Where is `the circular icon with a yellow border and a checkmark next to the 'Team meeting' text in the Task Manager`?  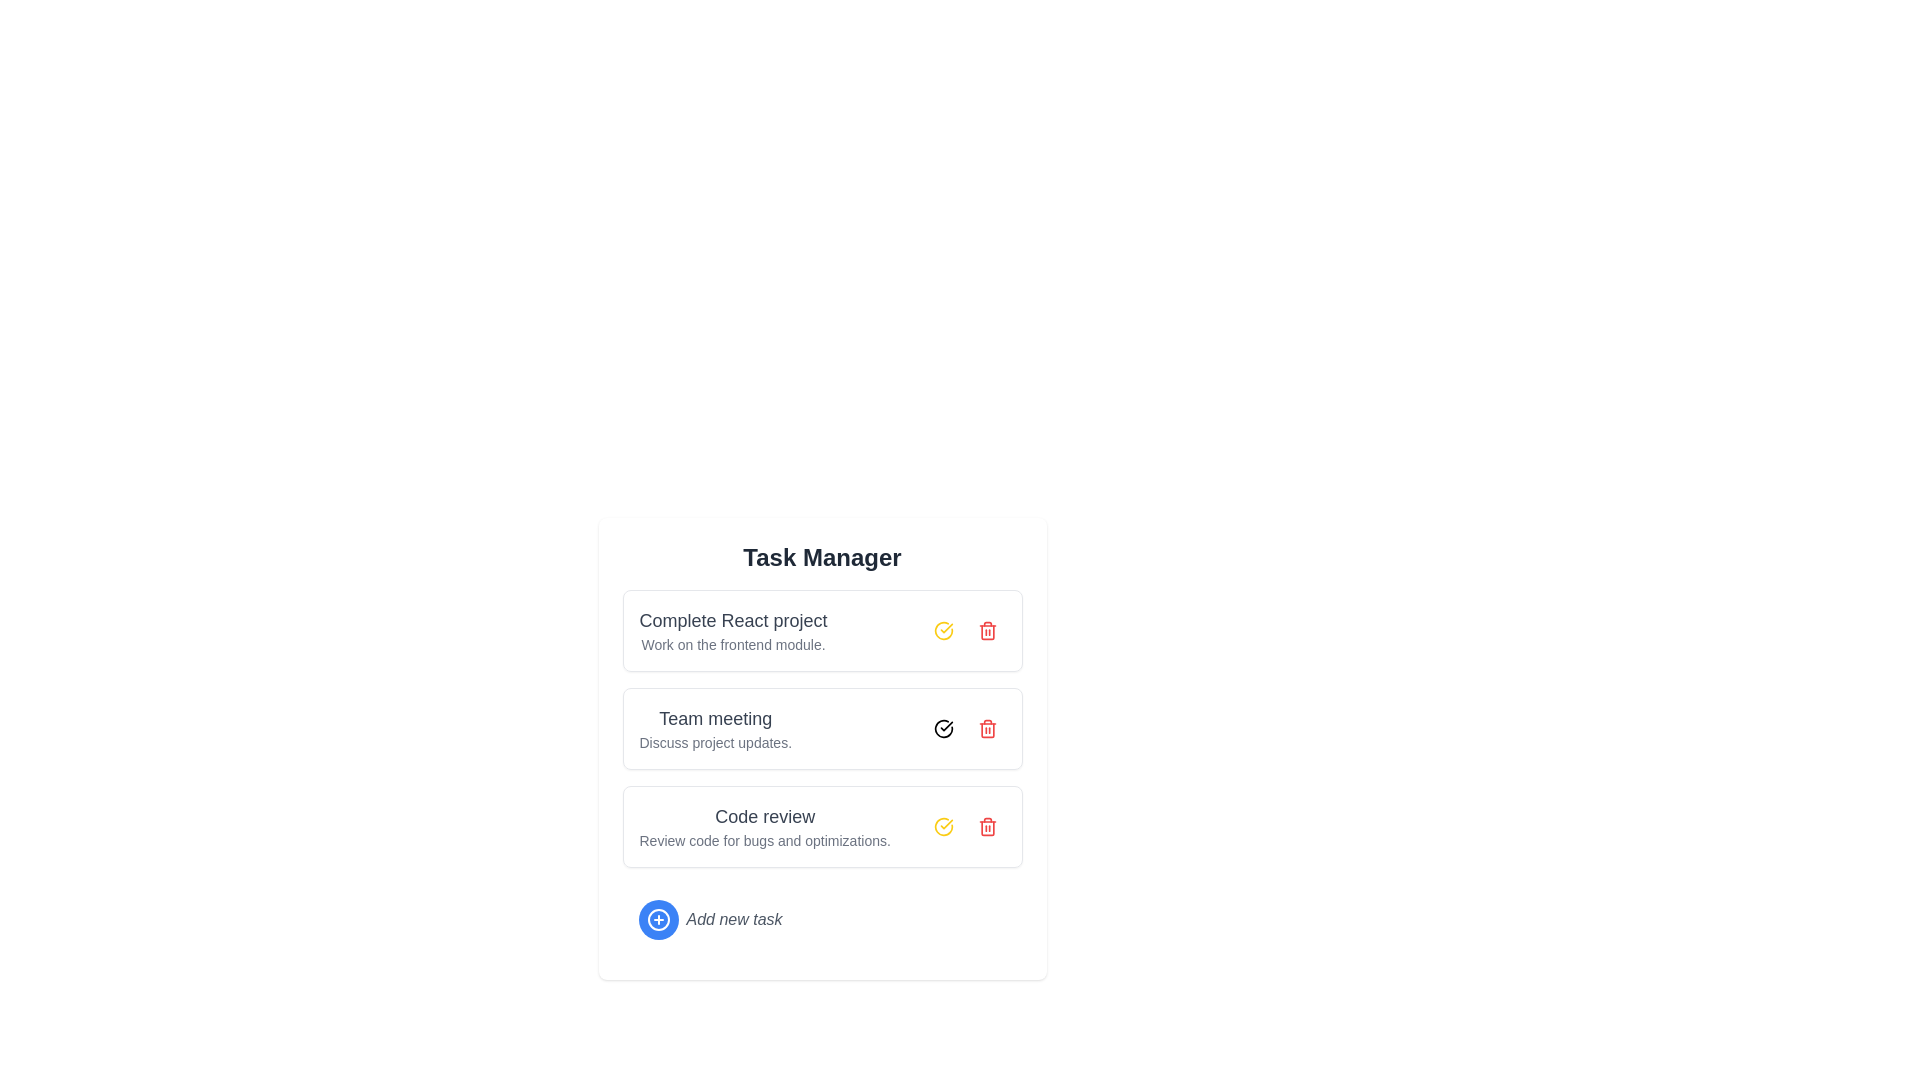 the circular icon with a yellow border and a checkmark next to the 'Team meeting' text in the Task Manager is located at coordinates (942, 631).